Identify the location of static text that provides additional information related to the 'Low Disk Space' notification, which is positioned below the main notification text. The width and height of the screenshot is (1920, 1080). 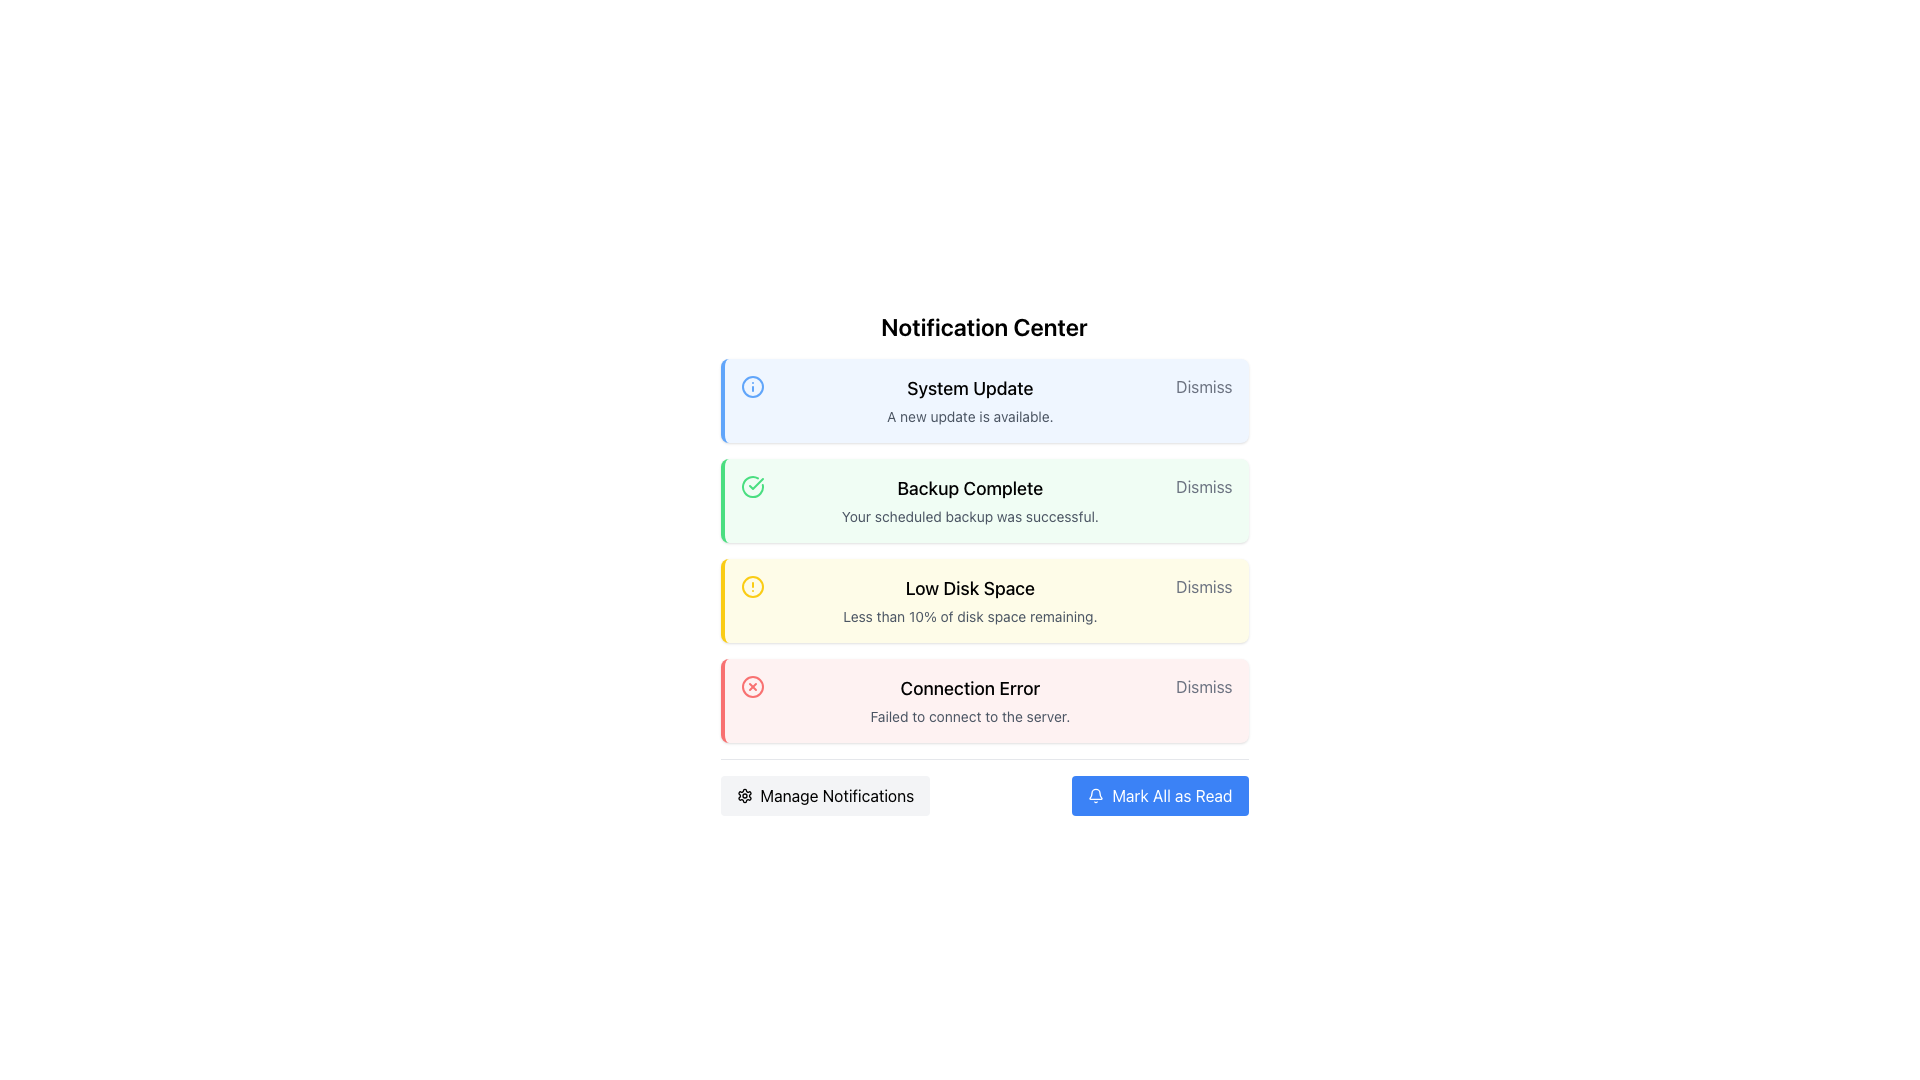
(970, 616).